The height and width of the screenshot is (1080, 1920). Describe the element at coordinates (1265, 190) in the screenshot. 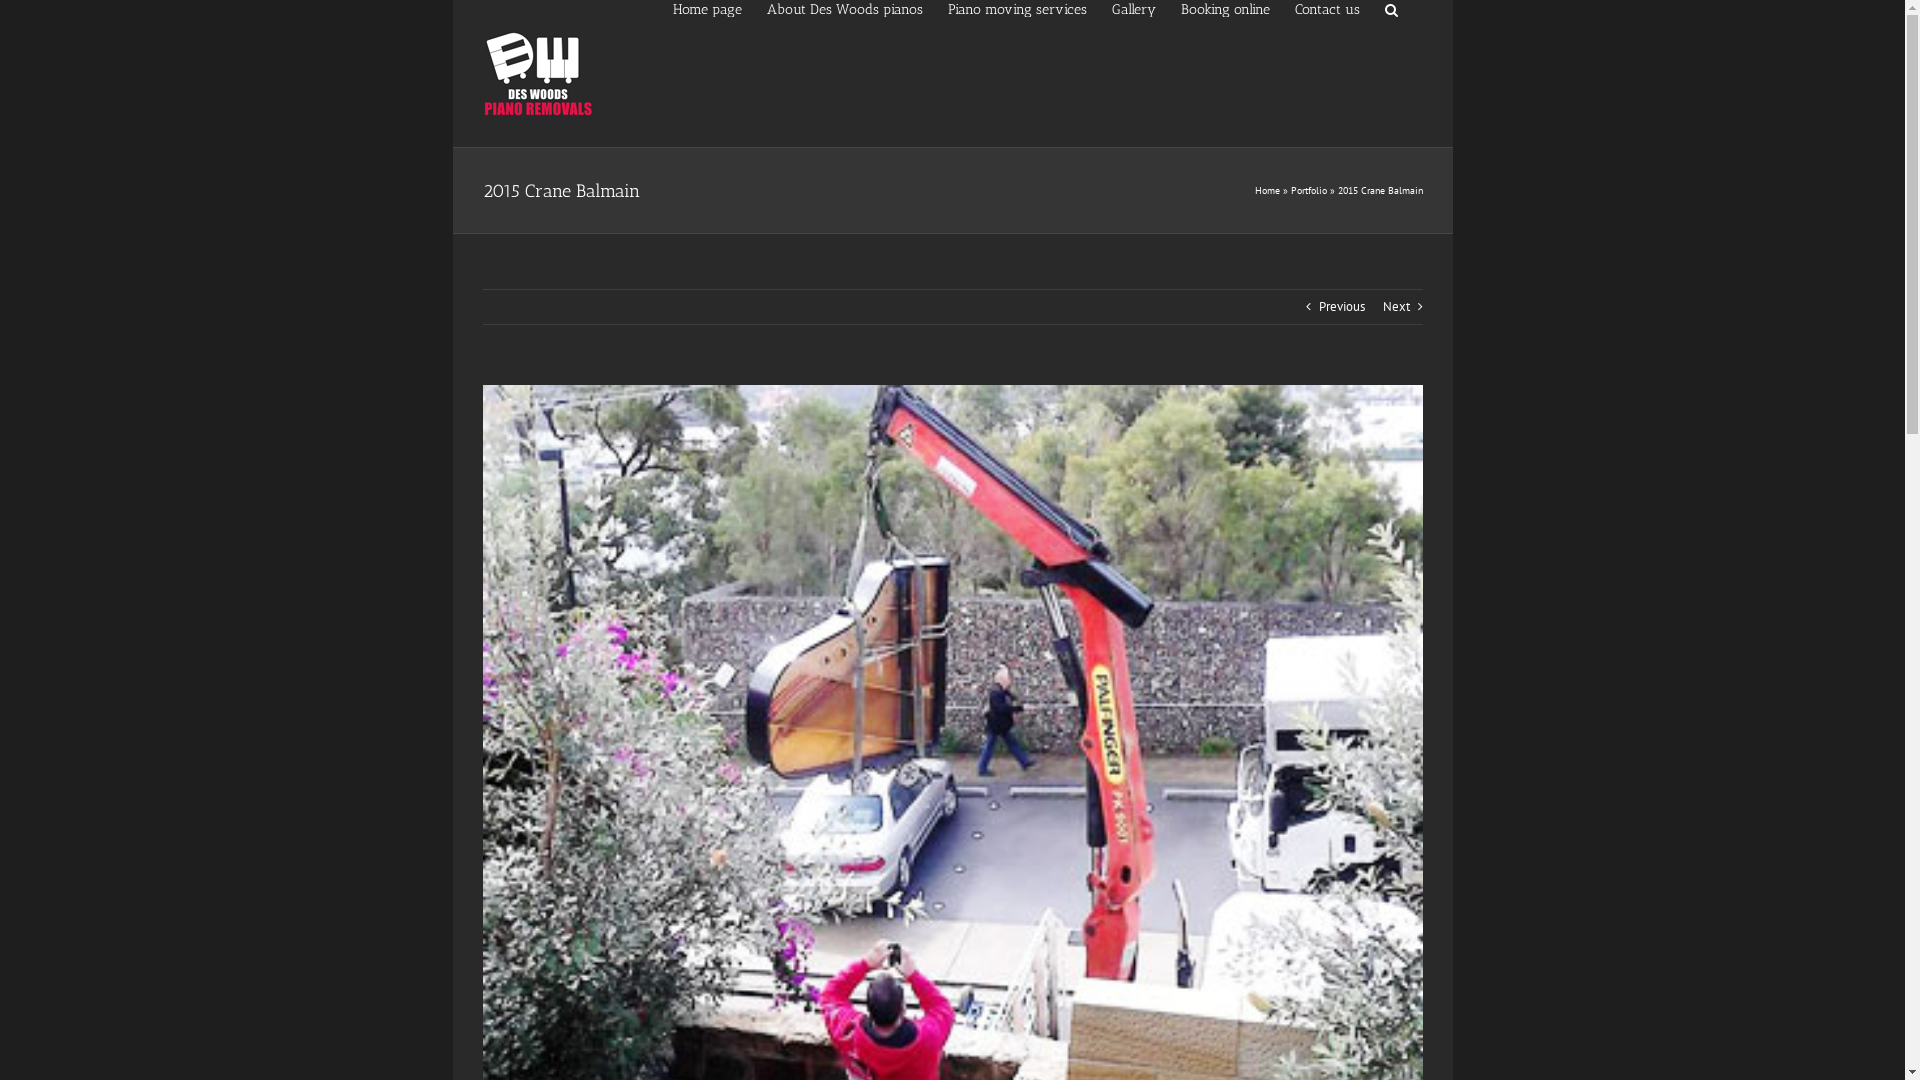

I see `'Home'` at that location.